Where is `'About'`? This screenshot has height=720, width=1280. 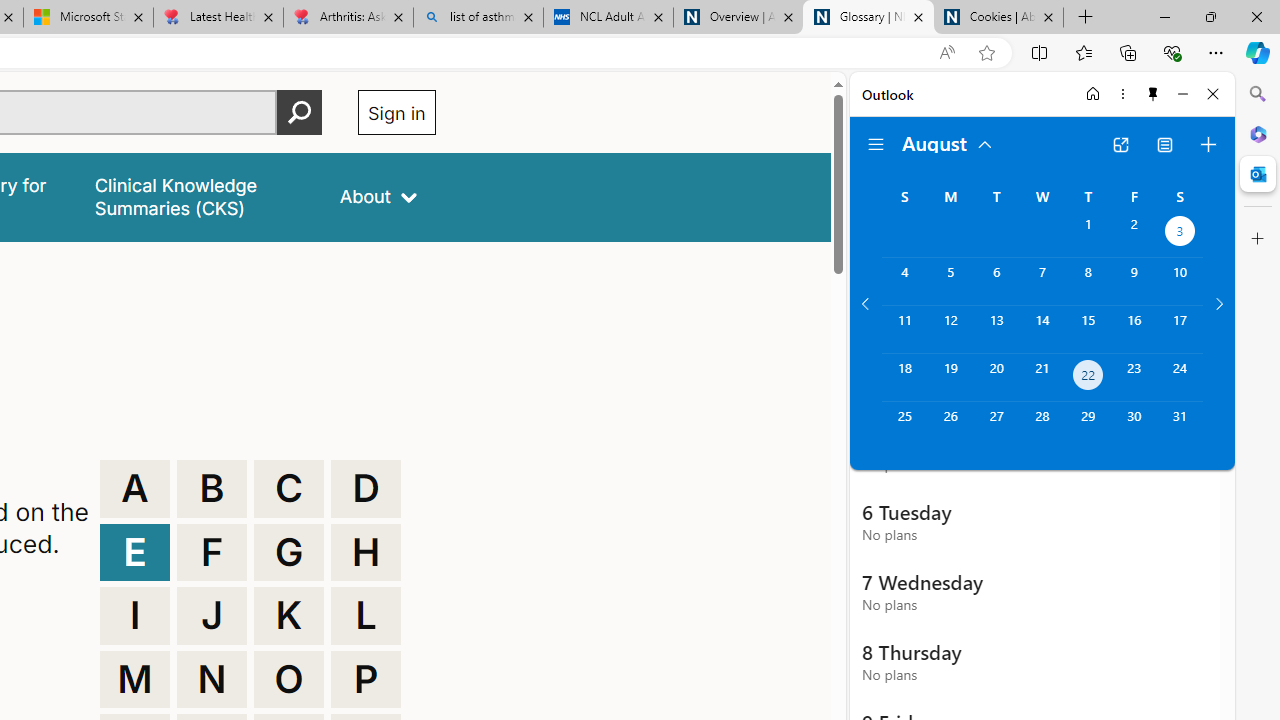 'About' is located at coordinates (378, 197).